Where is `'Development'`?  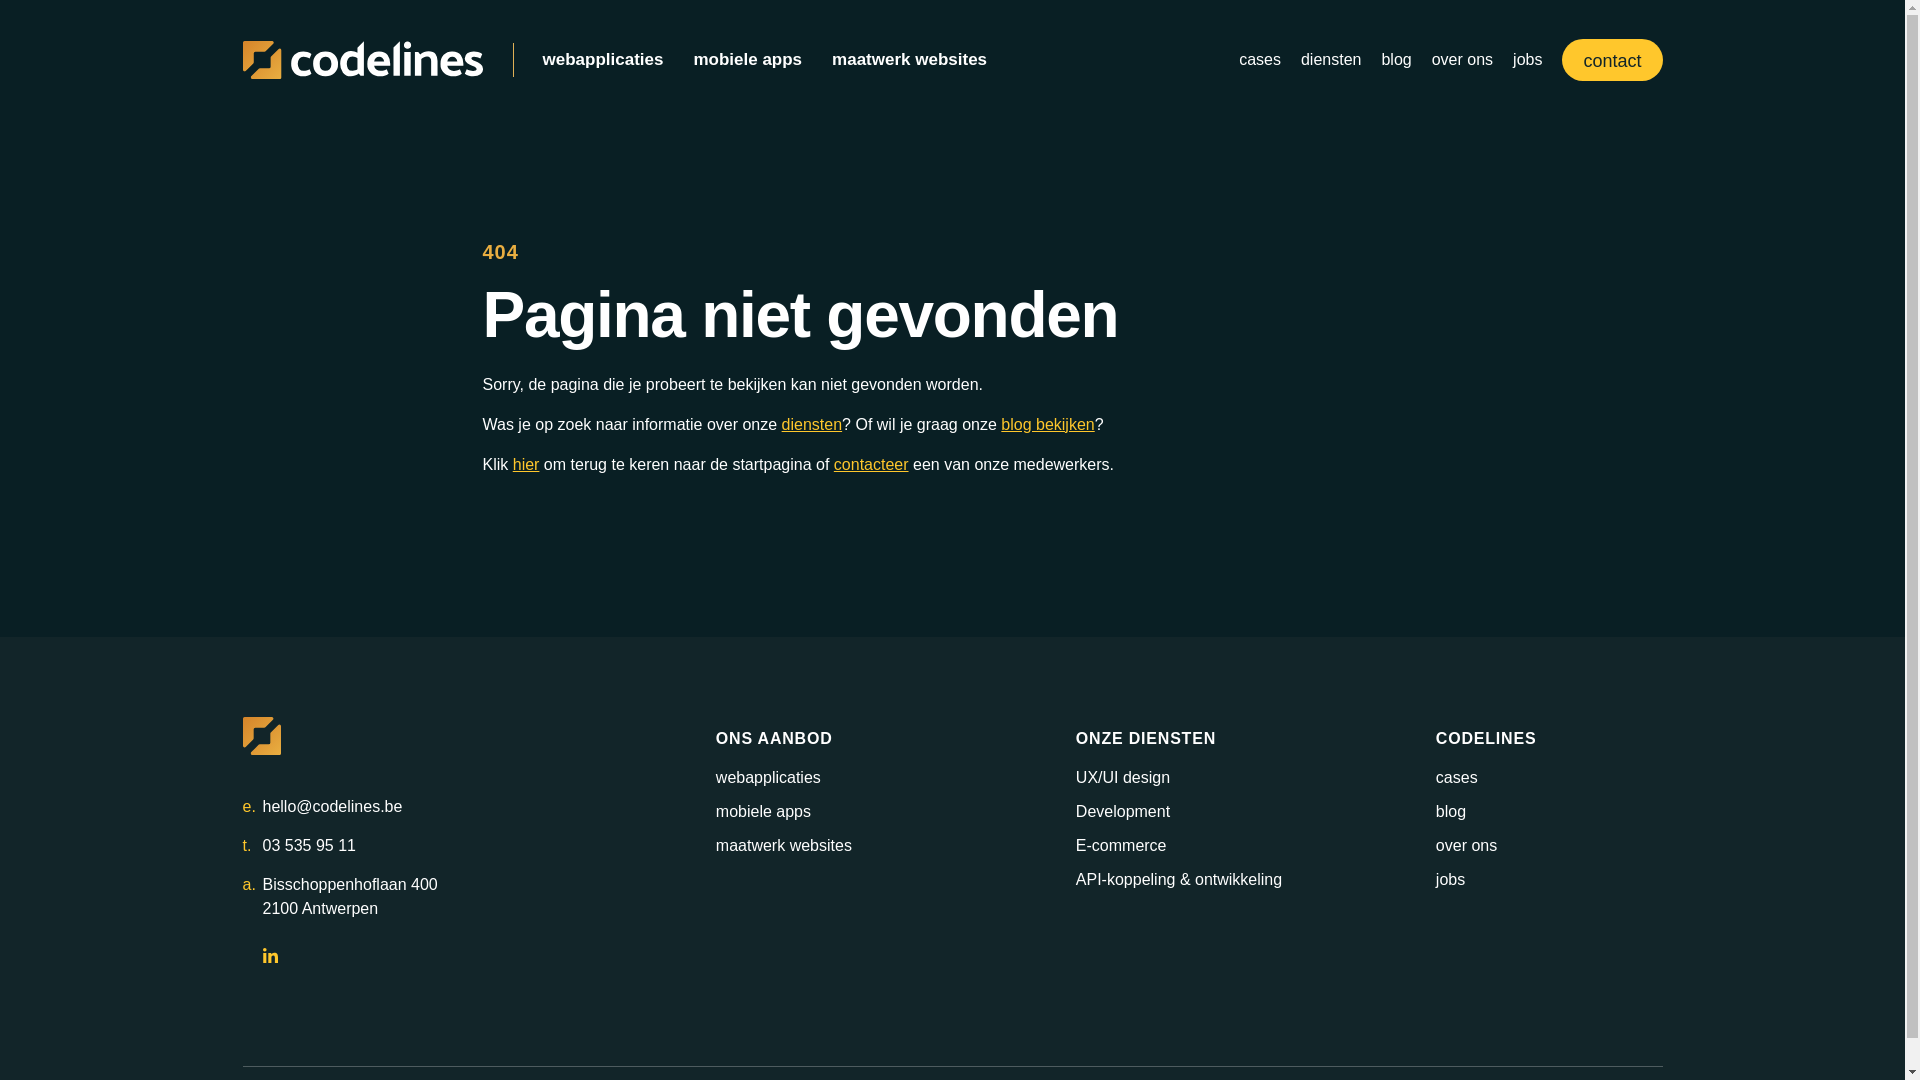
'Development' is located at coordinates (1123, 811).